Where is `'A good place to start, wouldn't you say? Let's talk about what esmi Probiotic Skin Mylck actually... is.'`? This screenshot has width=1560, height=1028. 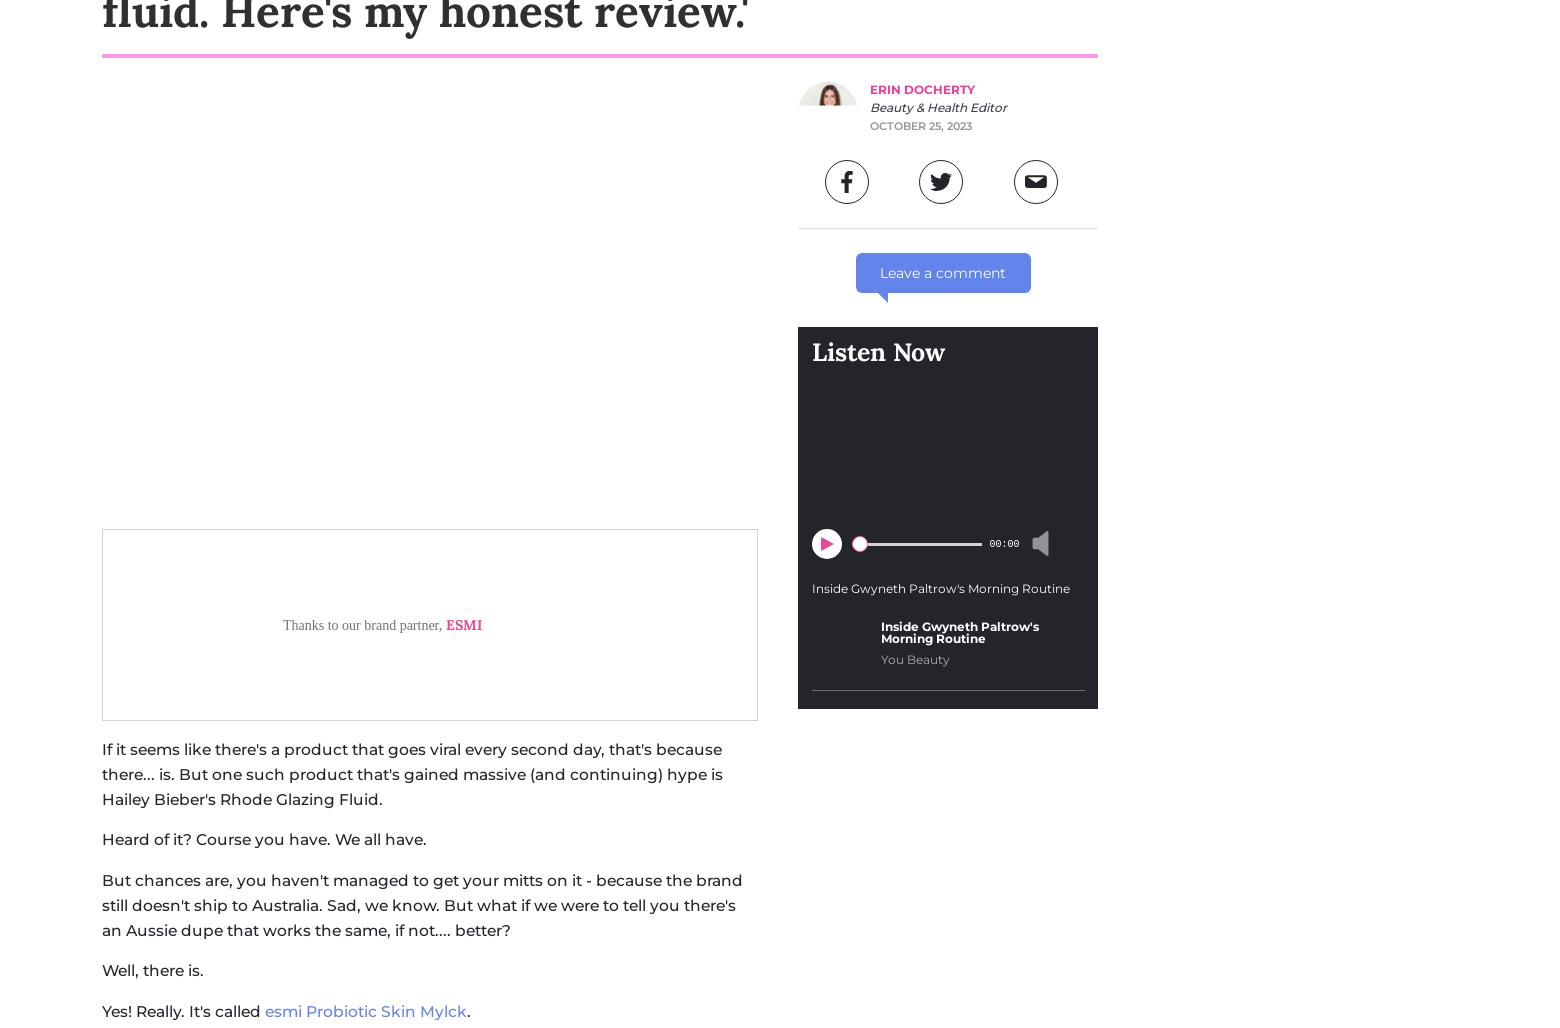 'A good place to start, wouldn't you say? Let's talk about what esmi Probiotic Skin Mylck actually... is.' is located at coordinates (419, 587).